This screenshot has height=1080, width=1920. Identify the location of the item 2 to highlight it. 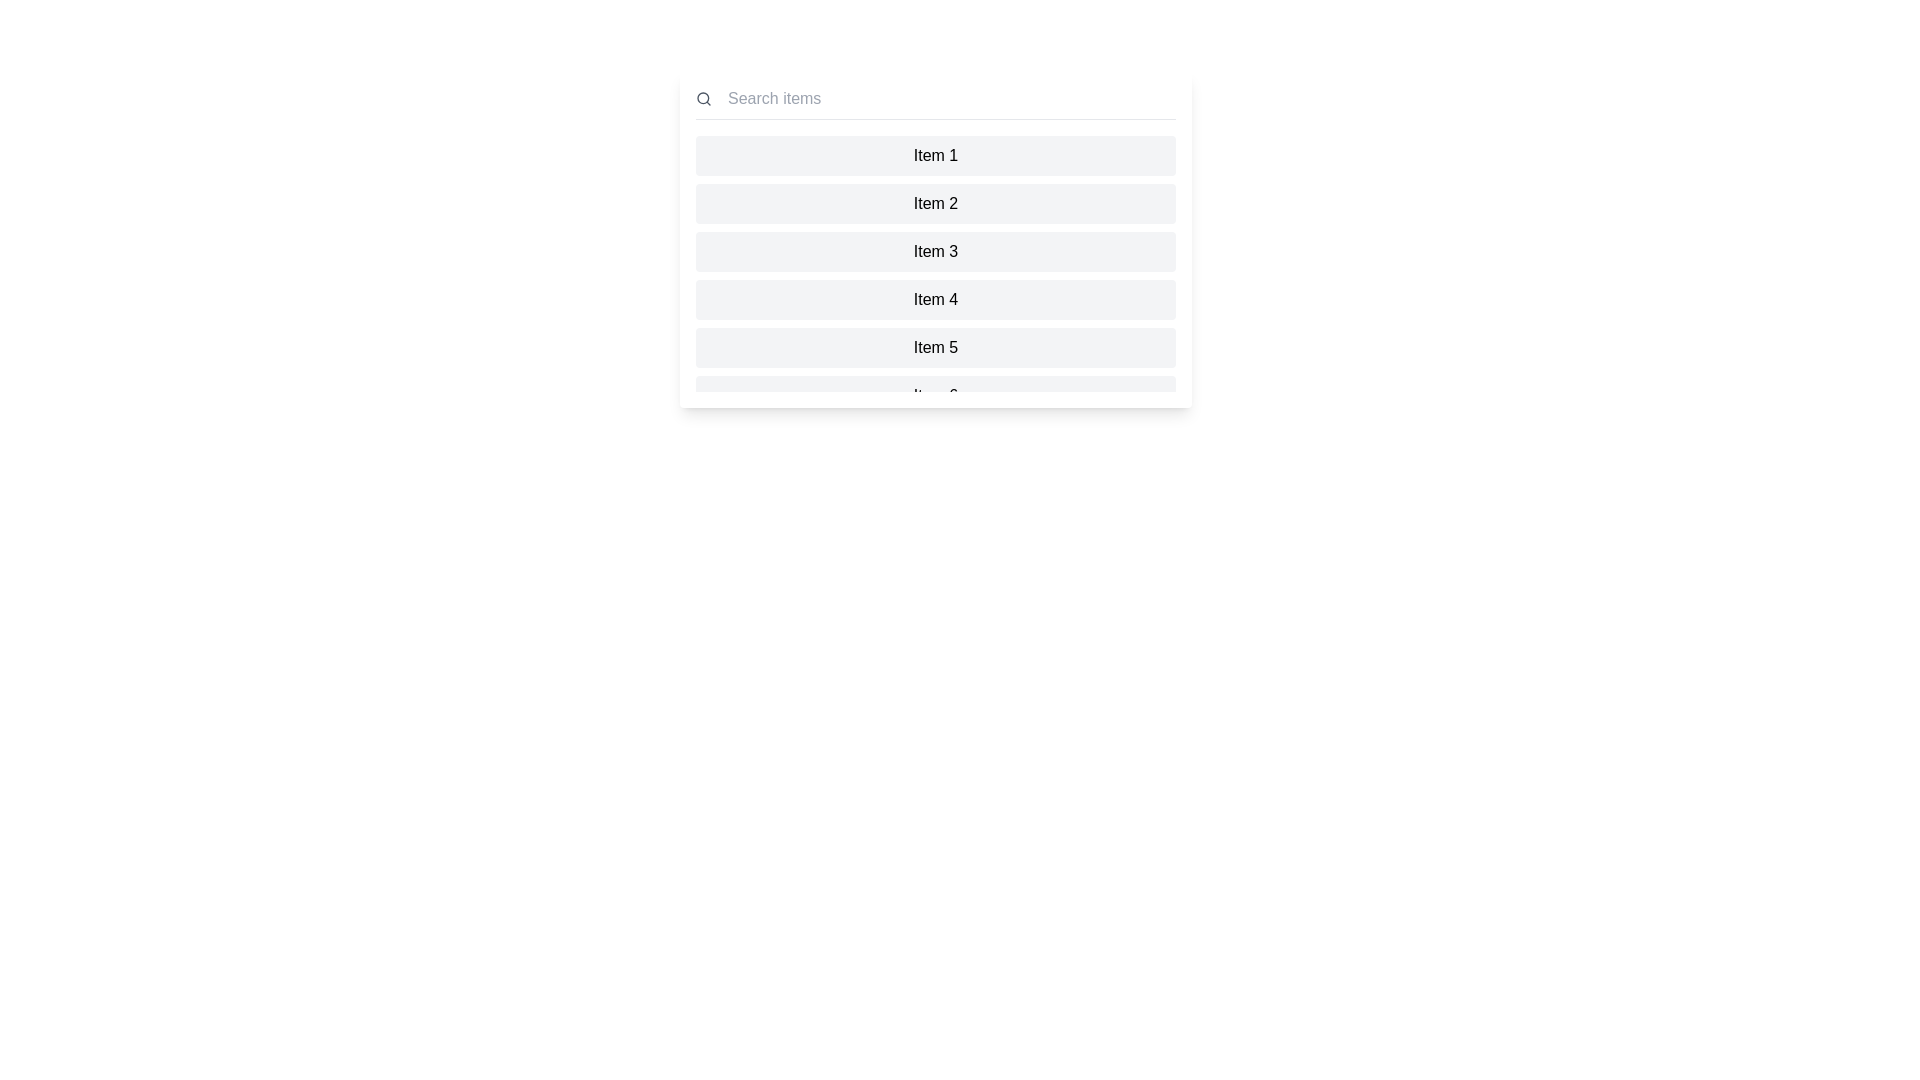
(935, 204).